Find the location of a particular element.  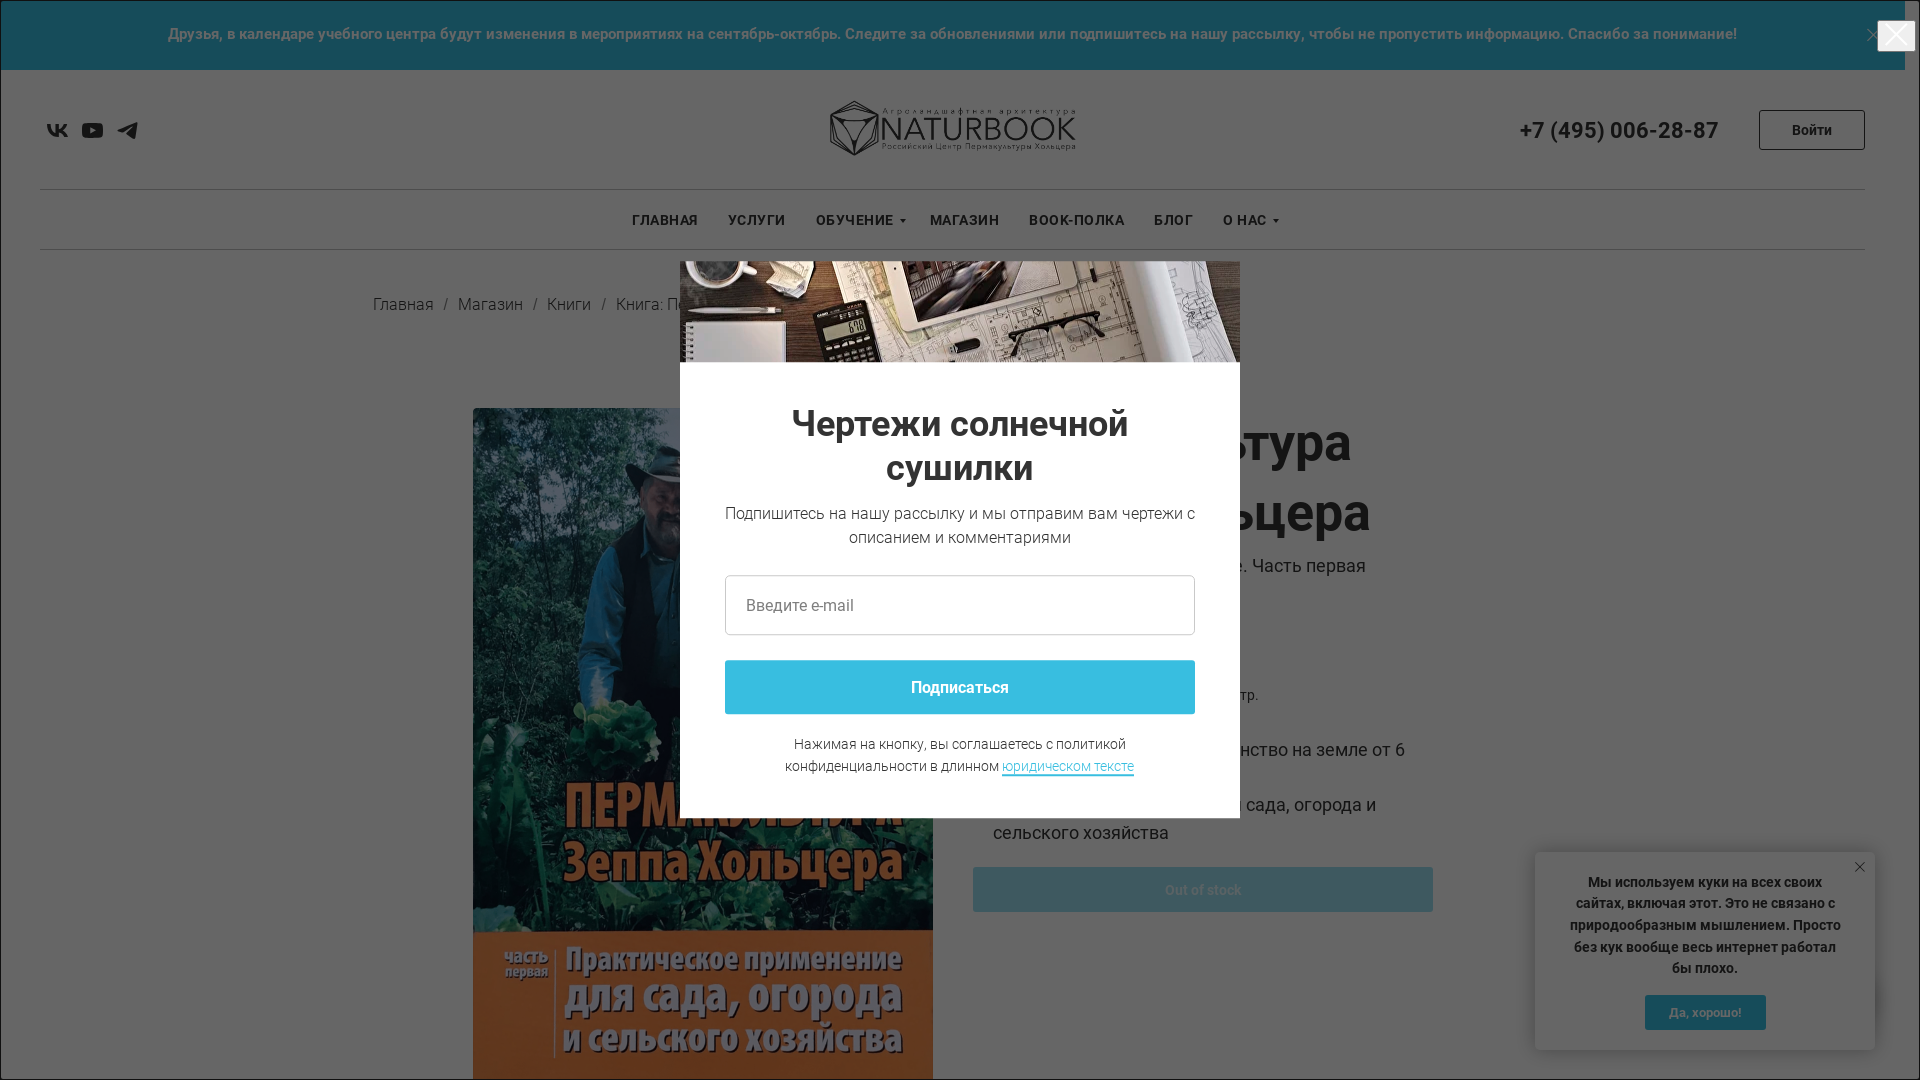

'+7 (495) 006-28-87' is located at coordinates (1619, 130).